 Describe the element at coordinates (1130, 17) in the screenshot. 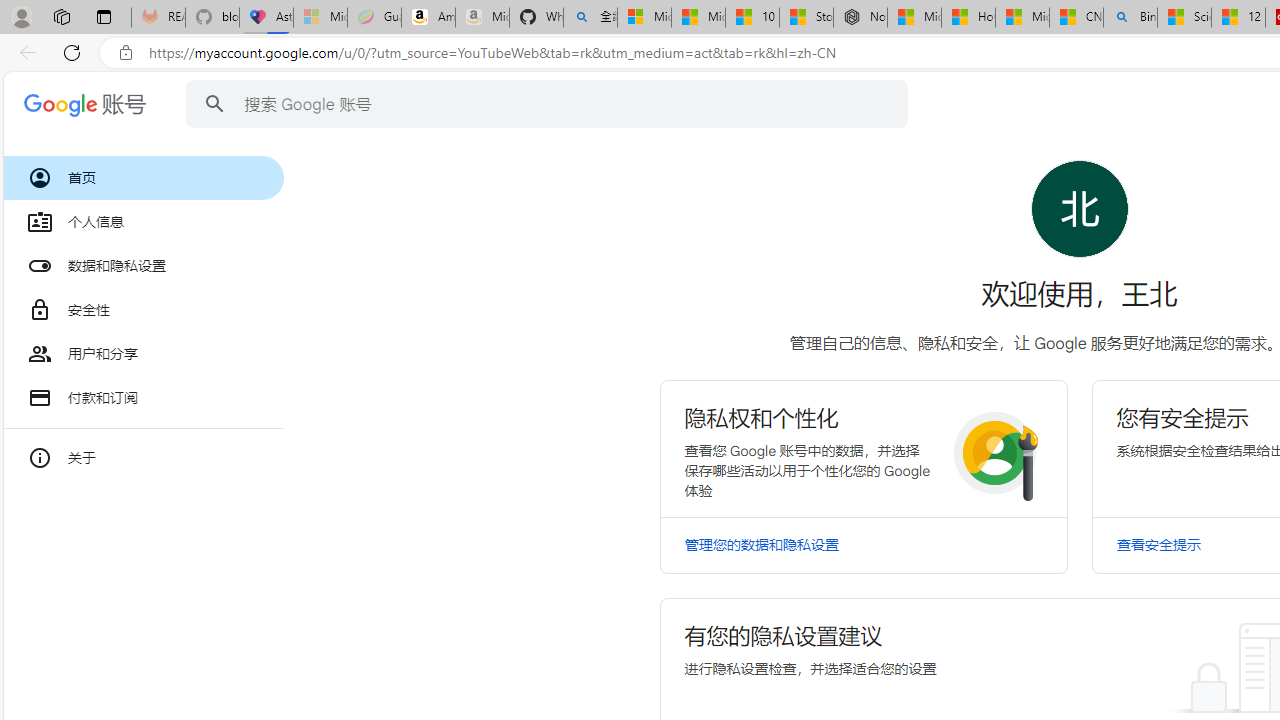

I see `'Bing'` at that location.